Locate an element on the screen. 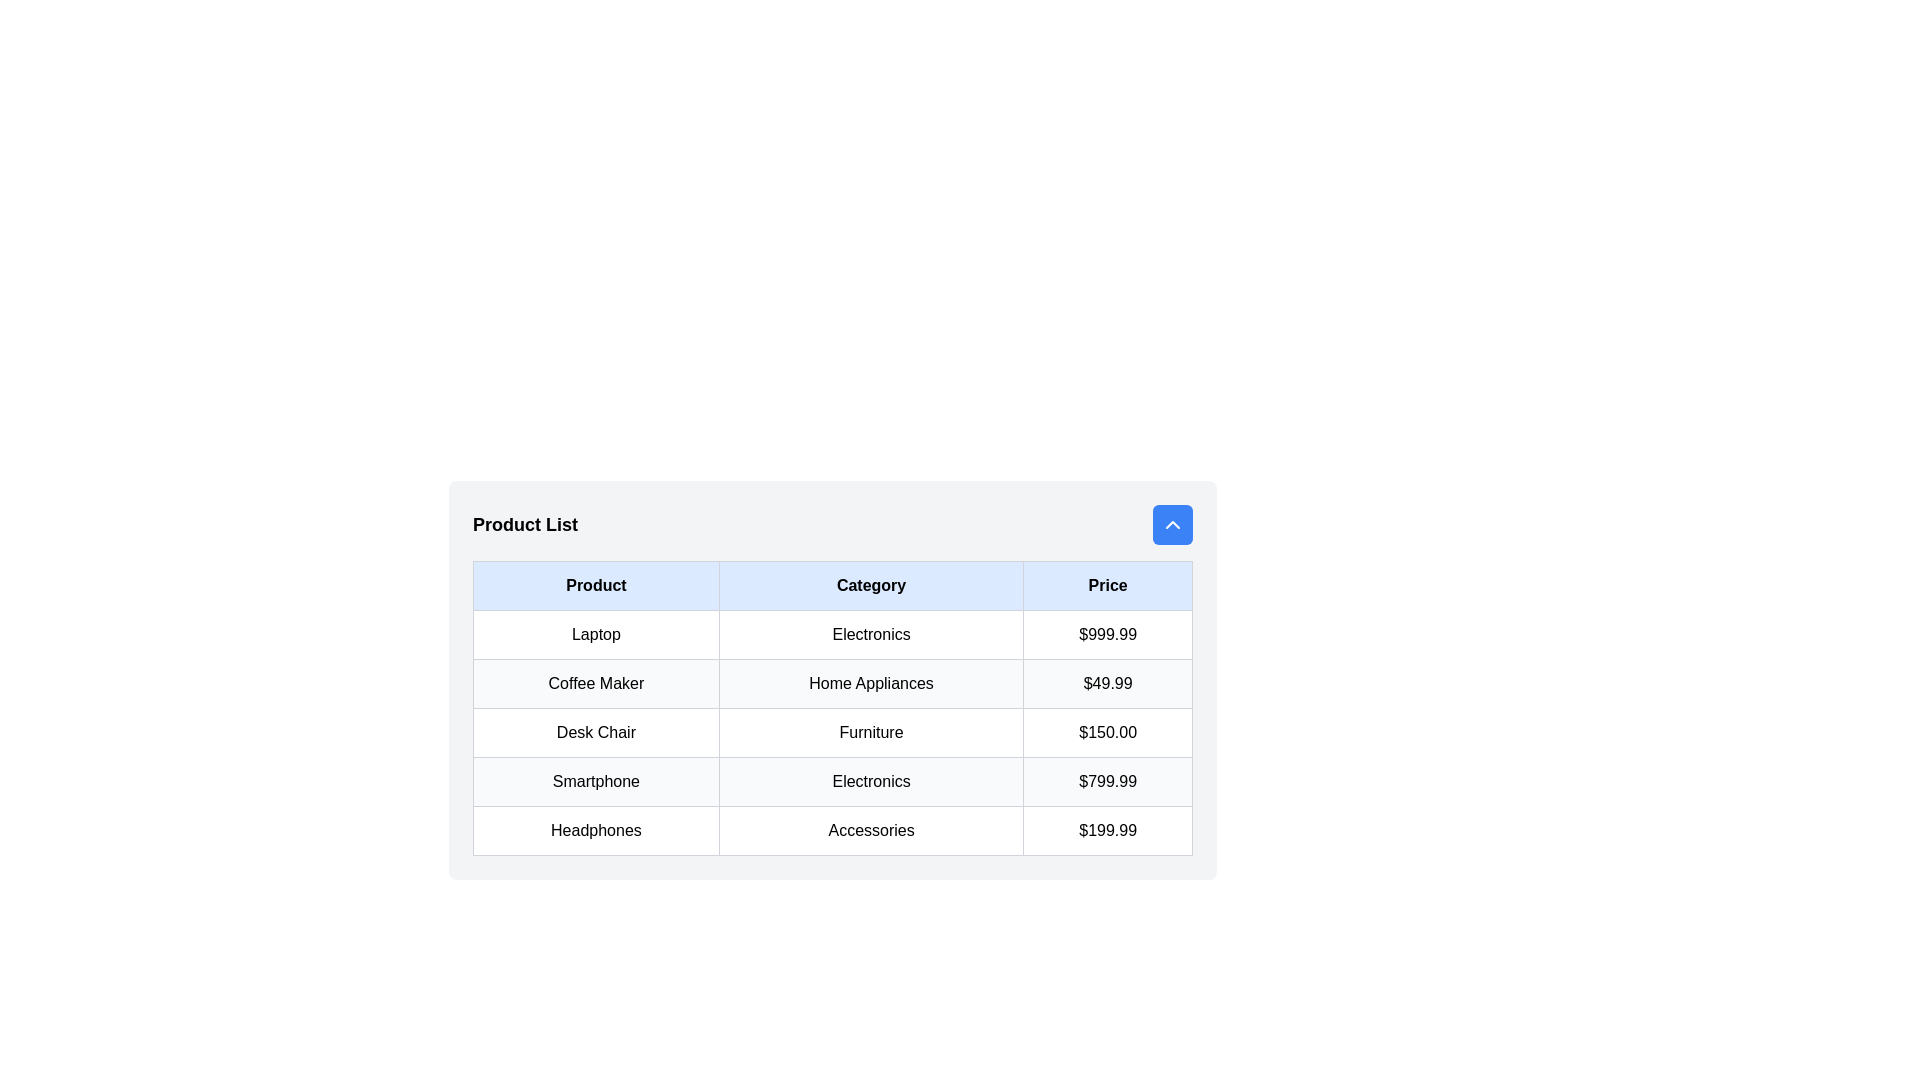 This screenshot has height=1080, width=1920. the 'Furniture' text label, which is displayed in bold black font within the 'Category' column of the table row containing 'Desk Chair' and '$150.00' is located at coordinates (871, 732).